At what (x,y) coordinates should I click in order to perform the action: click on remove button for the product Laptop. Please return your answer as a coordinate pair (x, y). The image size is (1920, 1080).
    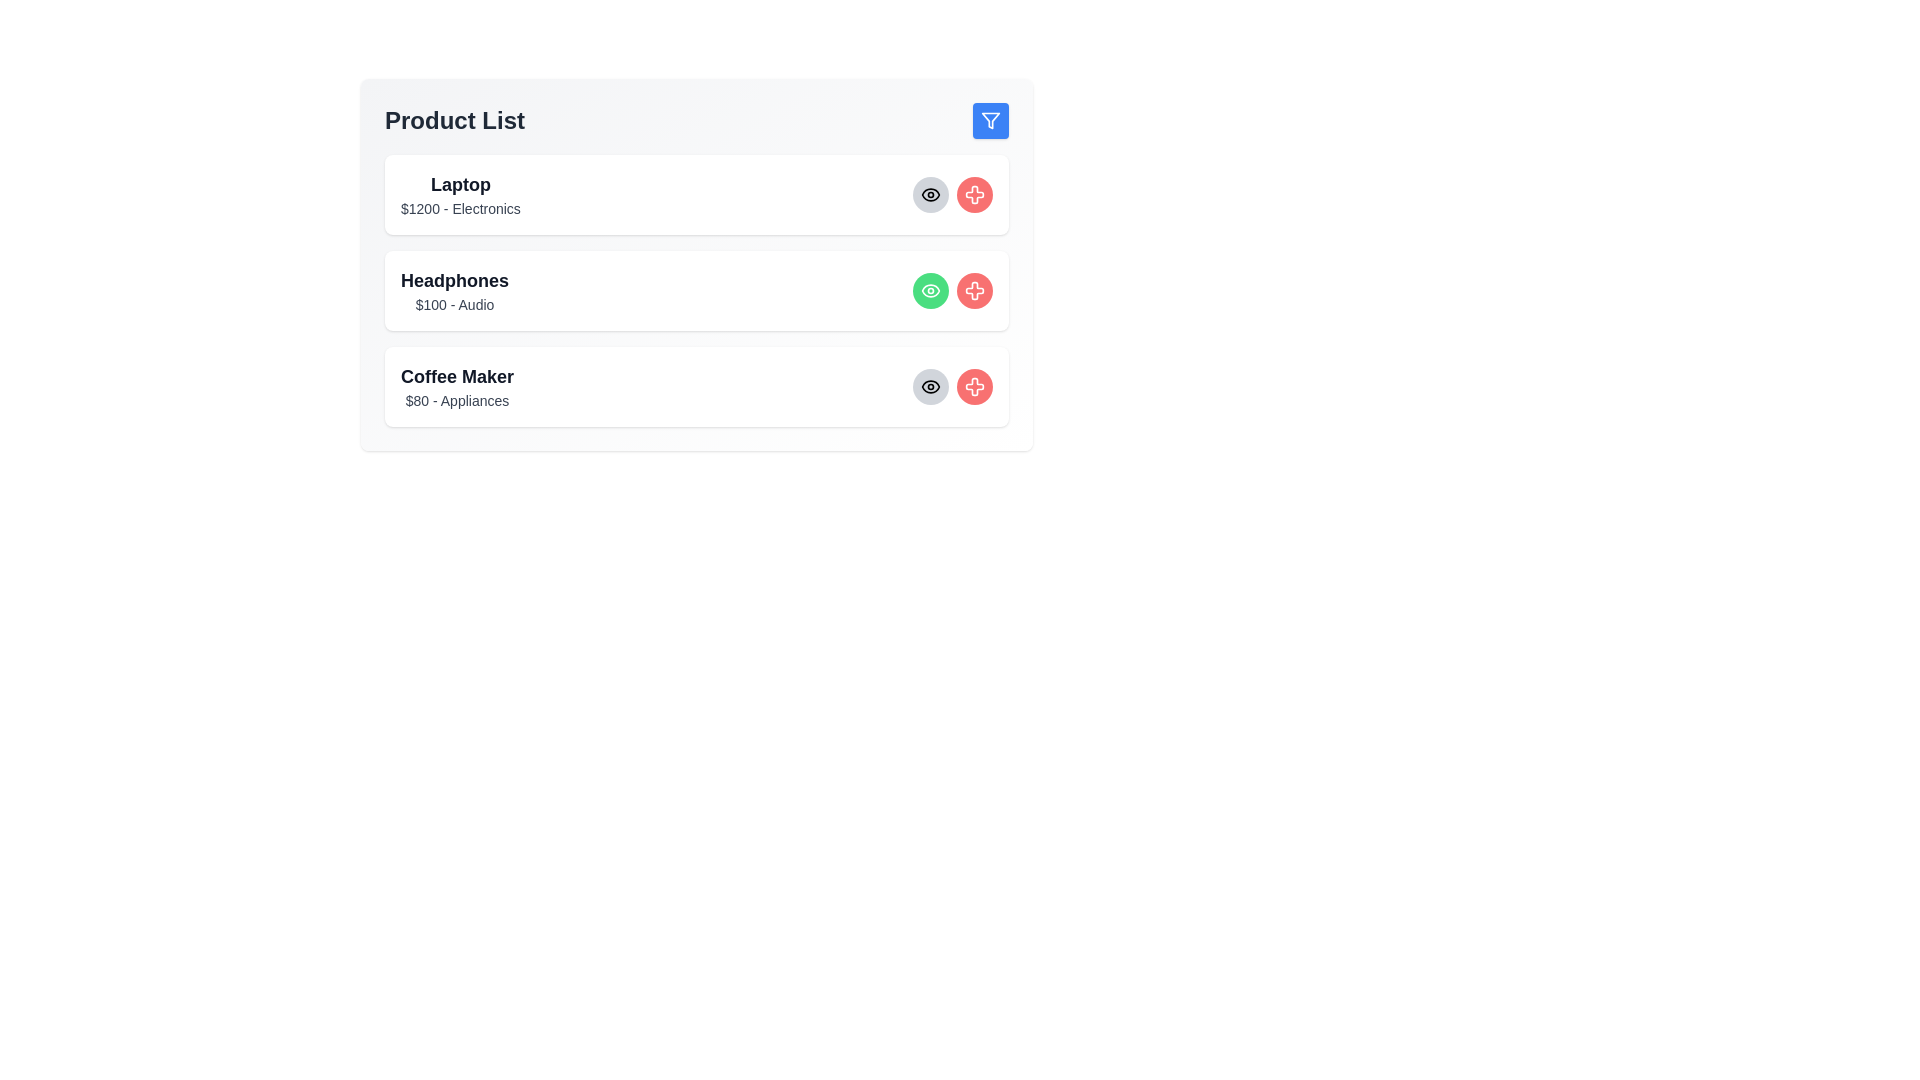
    Looking at the image, I should click on (974, 195).